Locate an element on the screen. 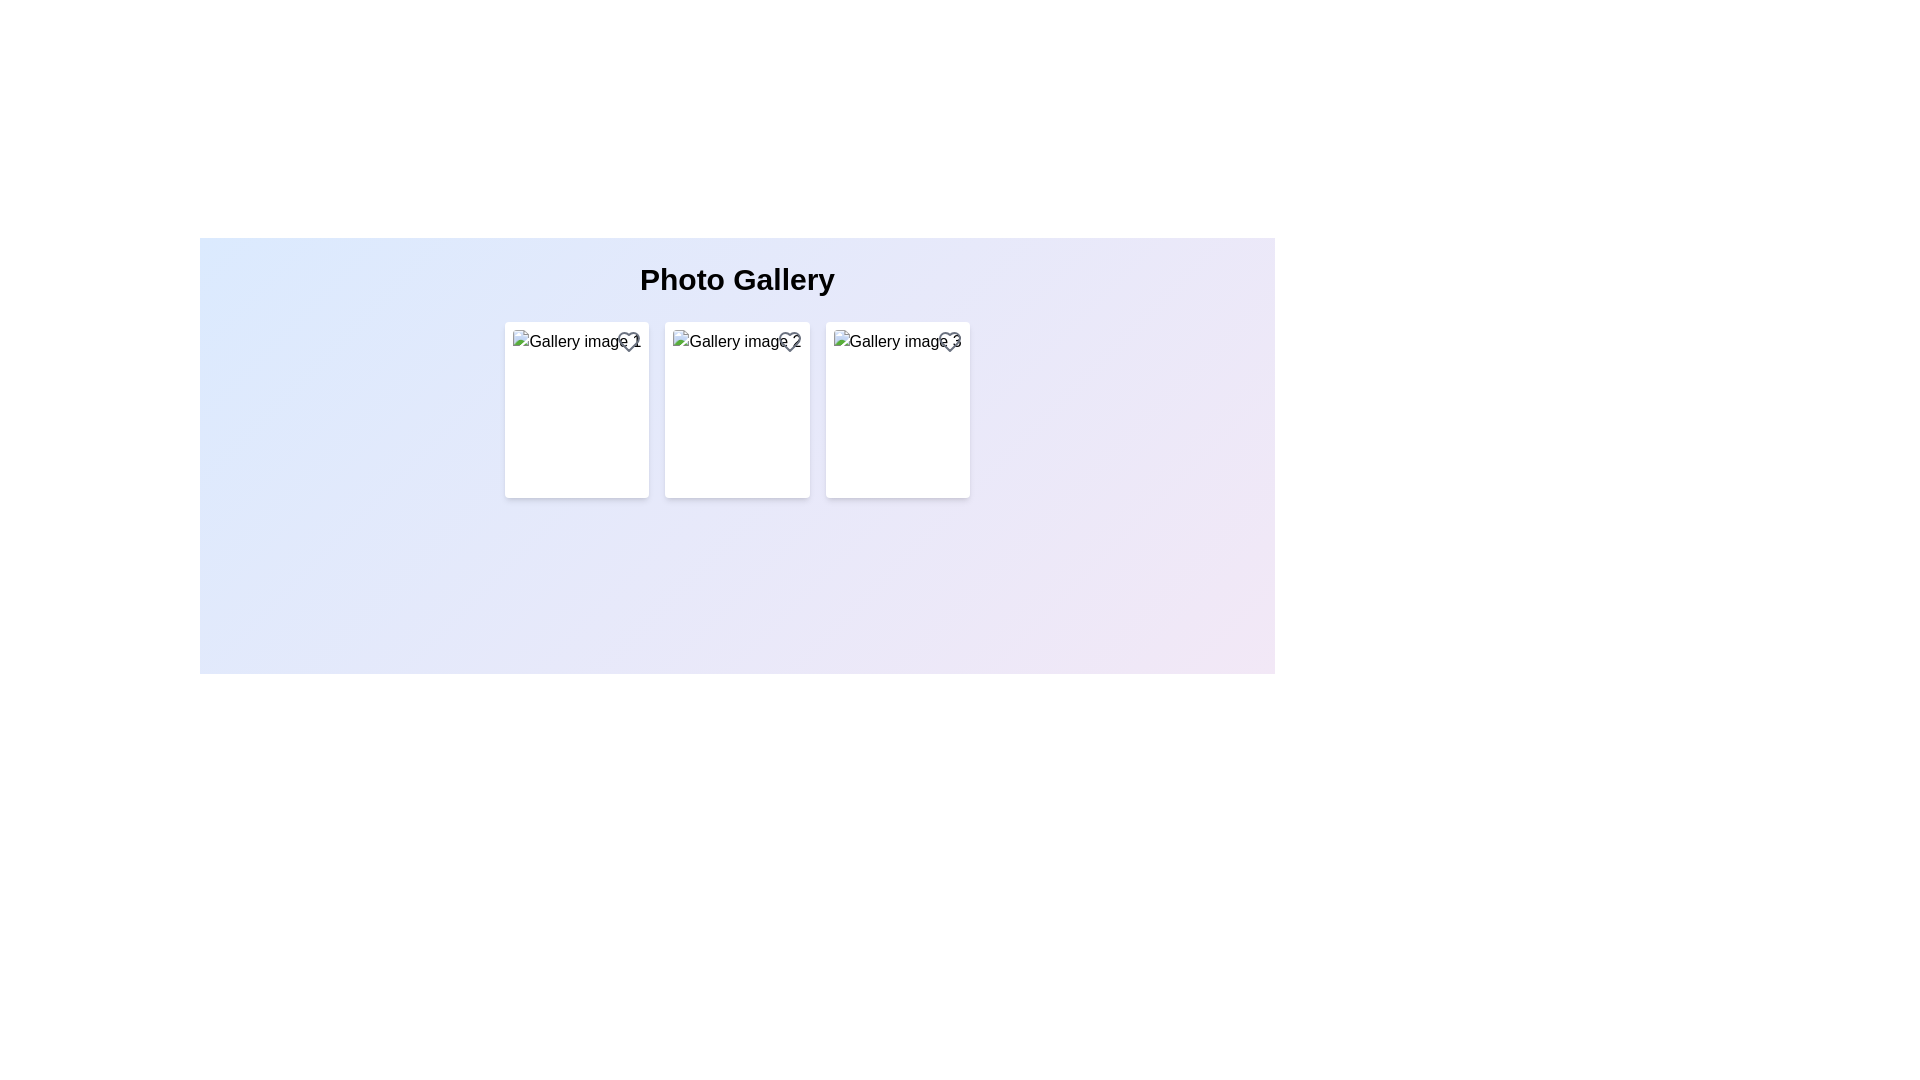 The image size is (1920, 1080). the heart-shaped icon in the top-right corner of 'Gallery image 1' to favorite it is located at coordinates (628, 341).